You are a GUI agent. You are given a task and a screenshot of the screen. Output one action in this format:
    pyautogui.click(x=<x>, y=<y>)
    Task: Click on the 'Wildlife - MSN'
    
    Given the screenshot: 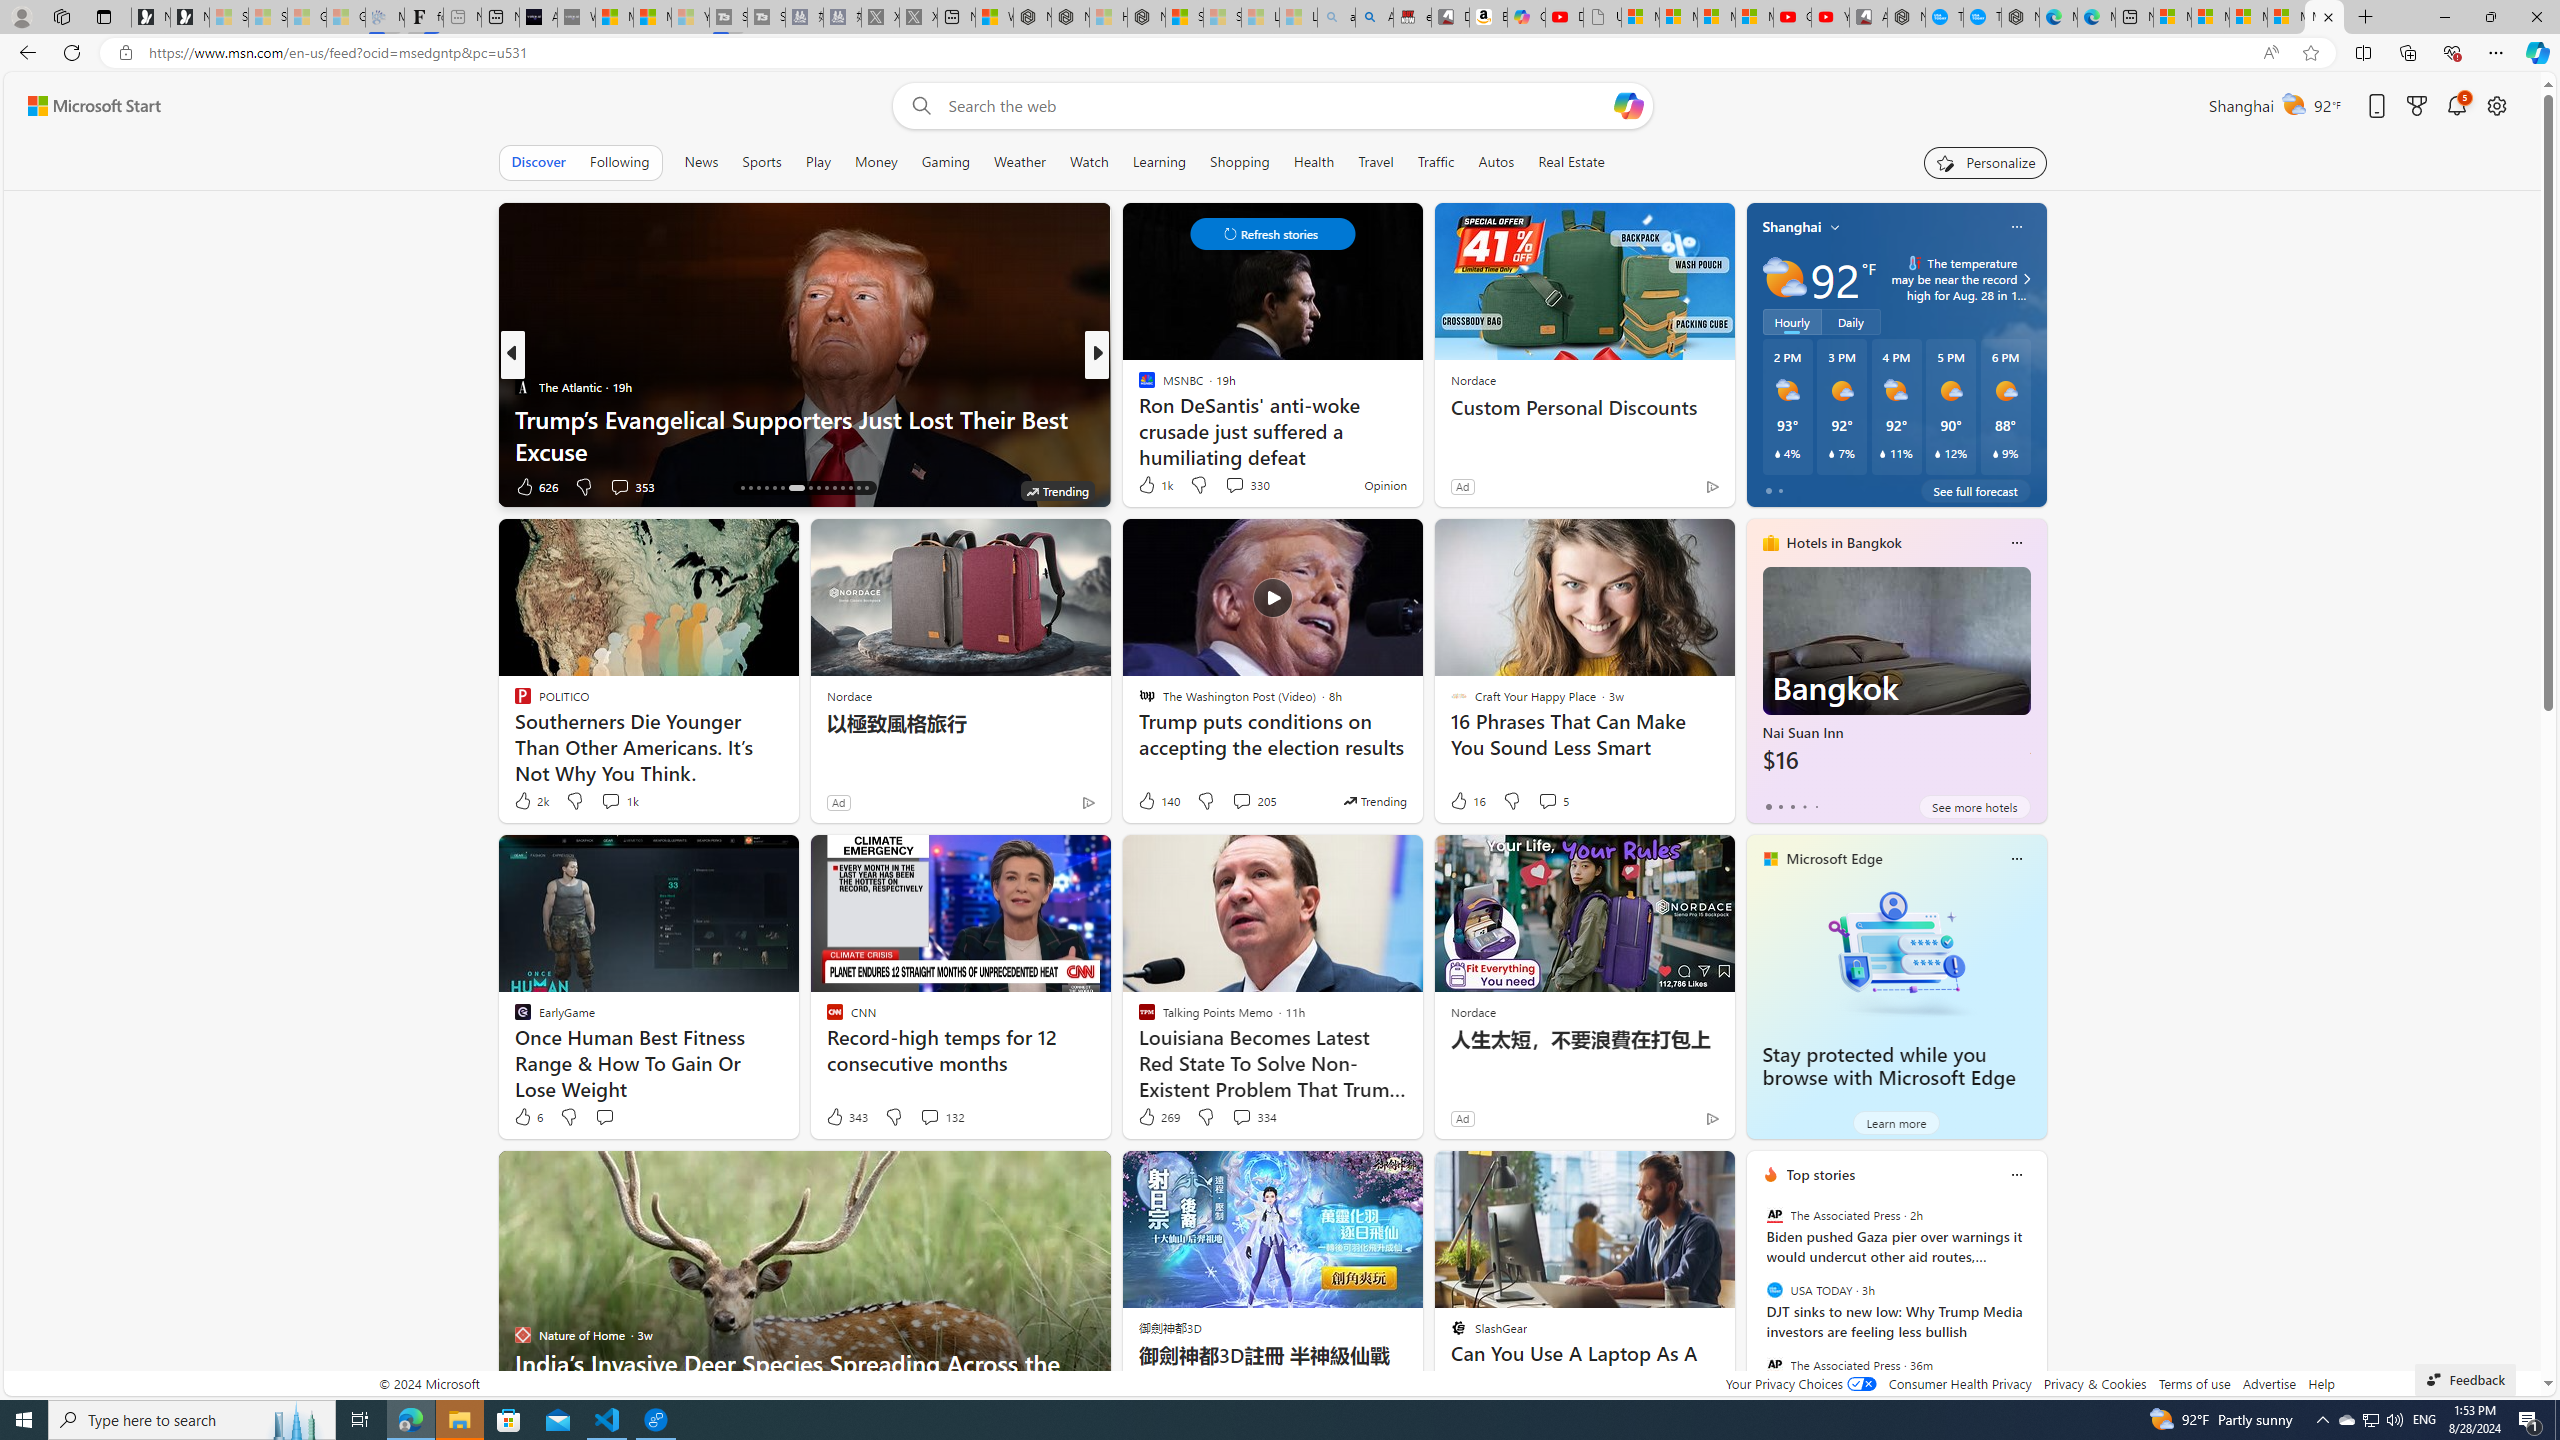 What is the action you would take?
    pyautogui.click(x=994, y=16)
    